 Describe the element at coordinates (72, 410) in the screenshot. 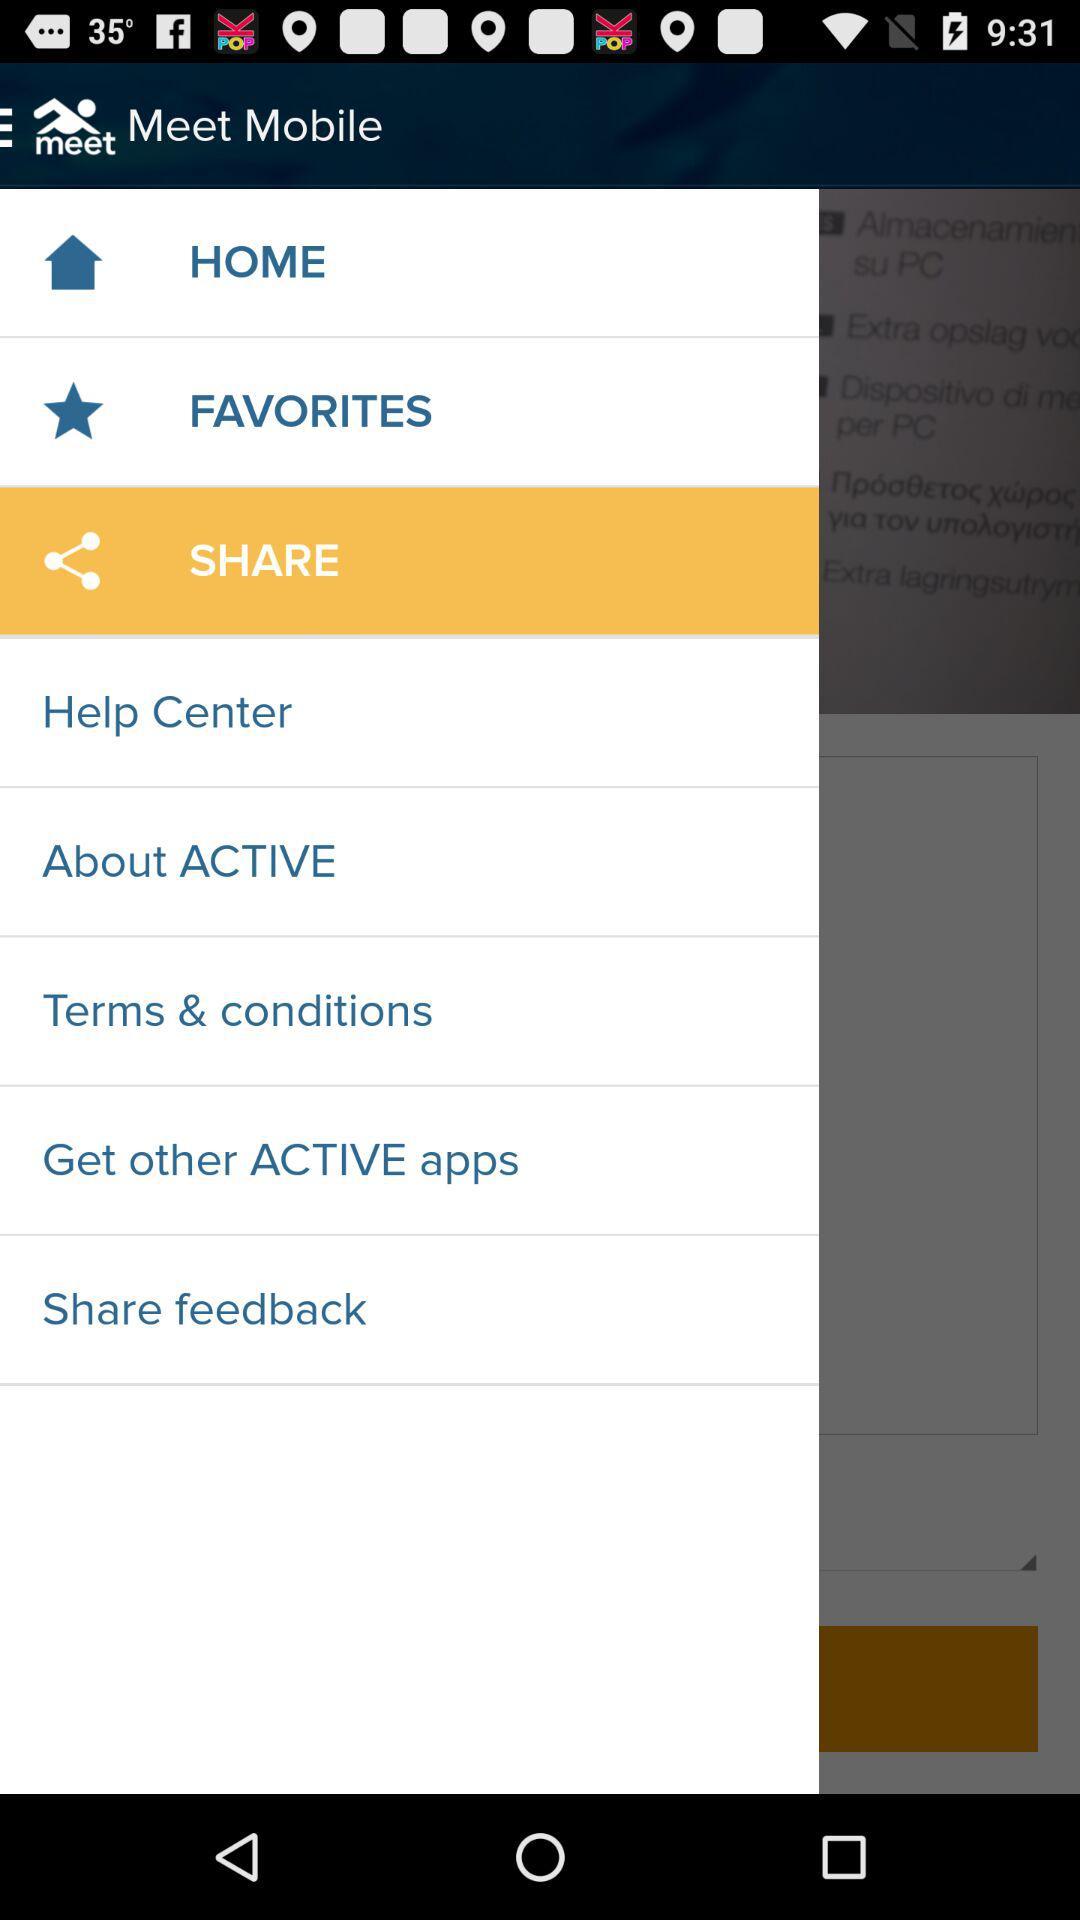

I see `star option which is beside favorites` at that location.